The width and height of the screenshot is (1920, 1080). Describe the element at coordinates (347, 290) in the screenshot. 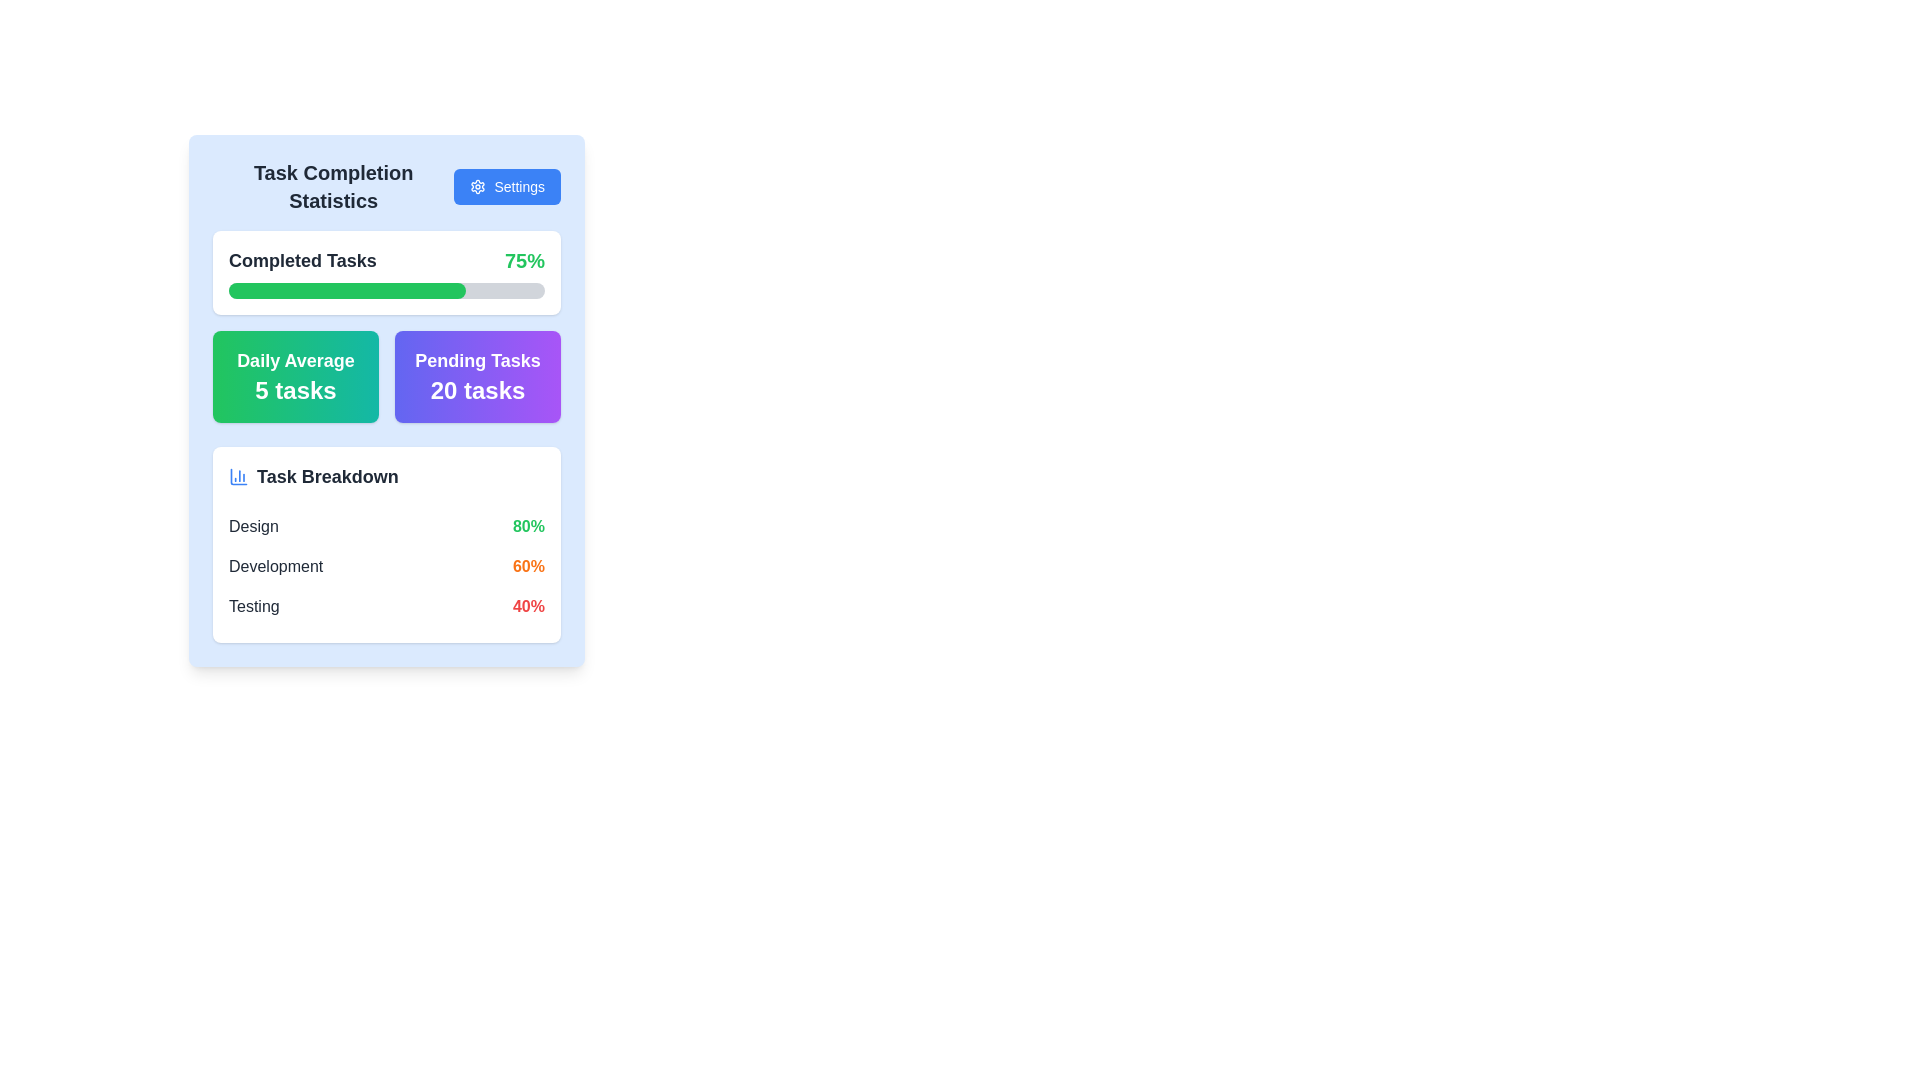

I see `completion status from the progress bar located in the middle of the 'Completed Tasks' UI component, below its label and numeric percentage` at that location.